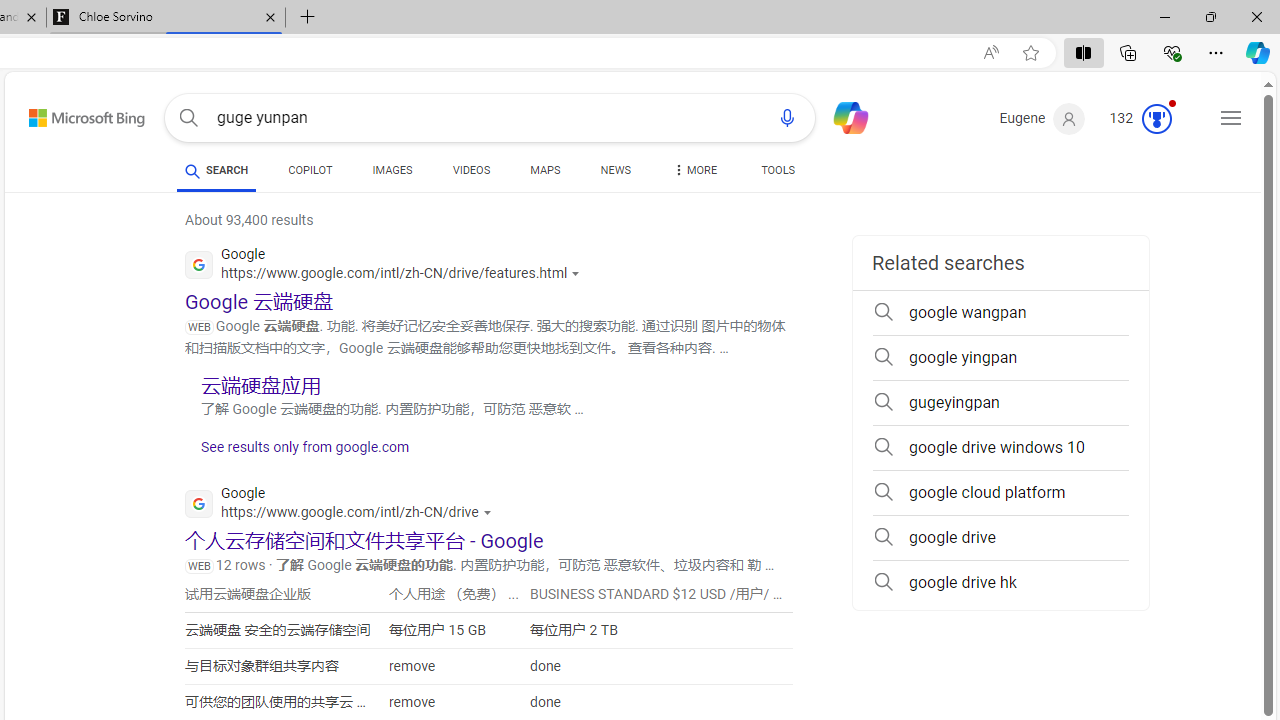 The height and width of the screenshot is (720, 1280). What do you see at coordinates (1000, 582) in the screenshot?
I see `'google drive hk'` at bounding box center [1000, 582].